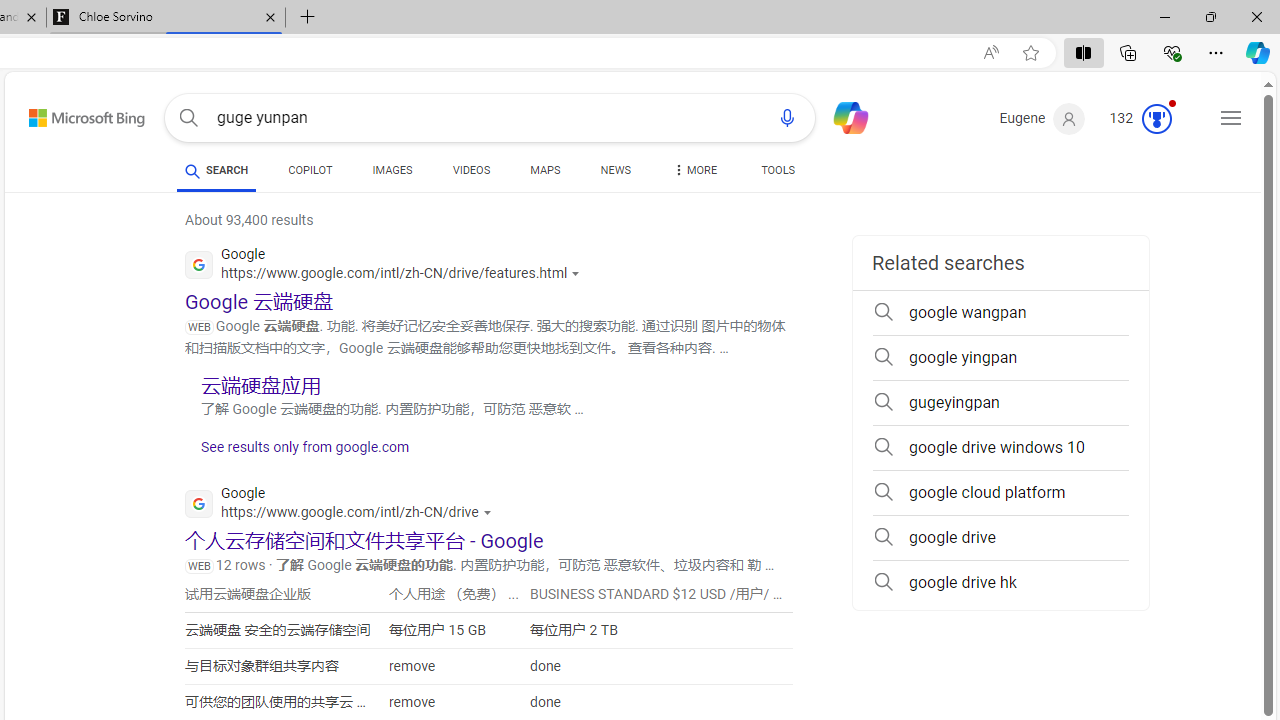 The height and width of the screenshot is (720, 1280). What do you see at coordinates (1000, 582) in the screenshot?
I see `'google drive hk'` at bounding box center [1000, 582].